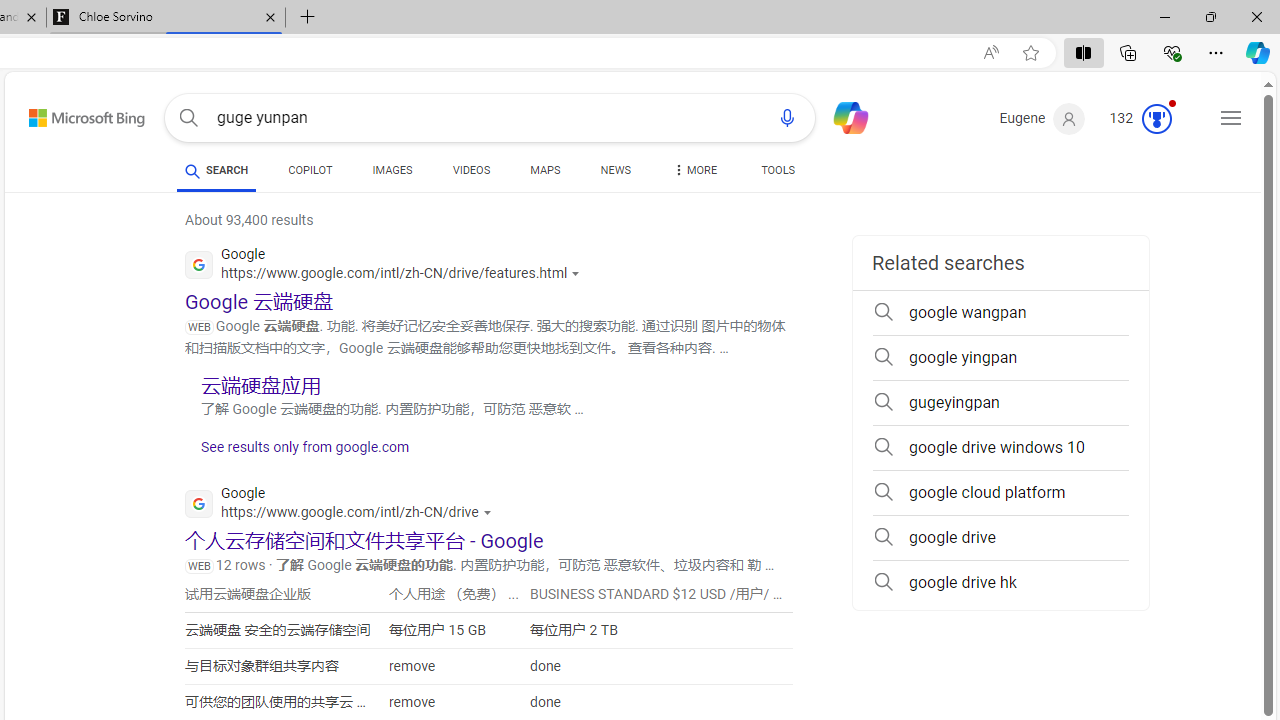 The height and width of the screenshot is (720, 1280). What do you see at coordinates (1000, 582) in the screenshot?
I see `'google drive hk'` at bounding box center [1000, 582].